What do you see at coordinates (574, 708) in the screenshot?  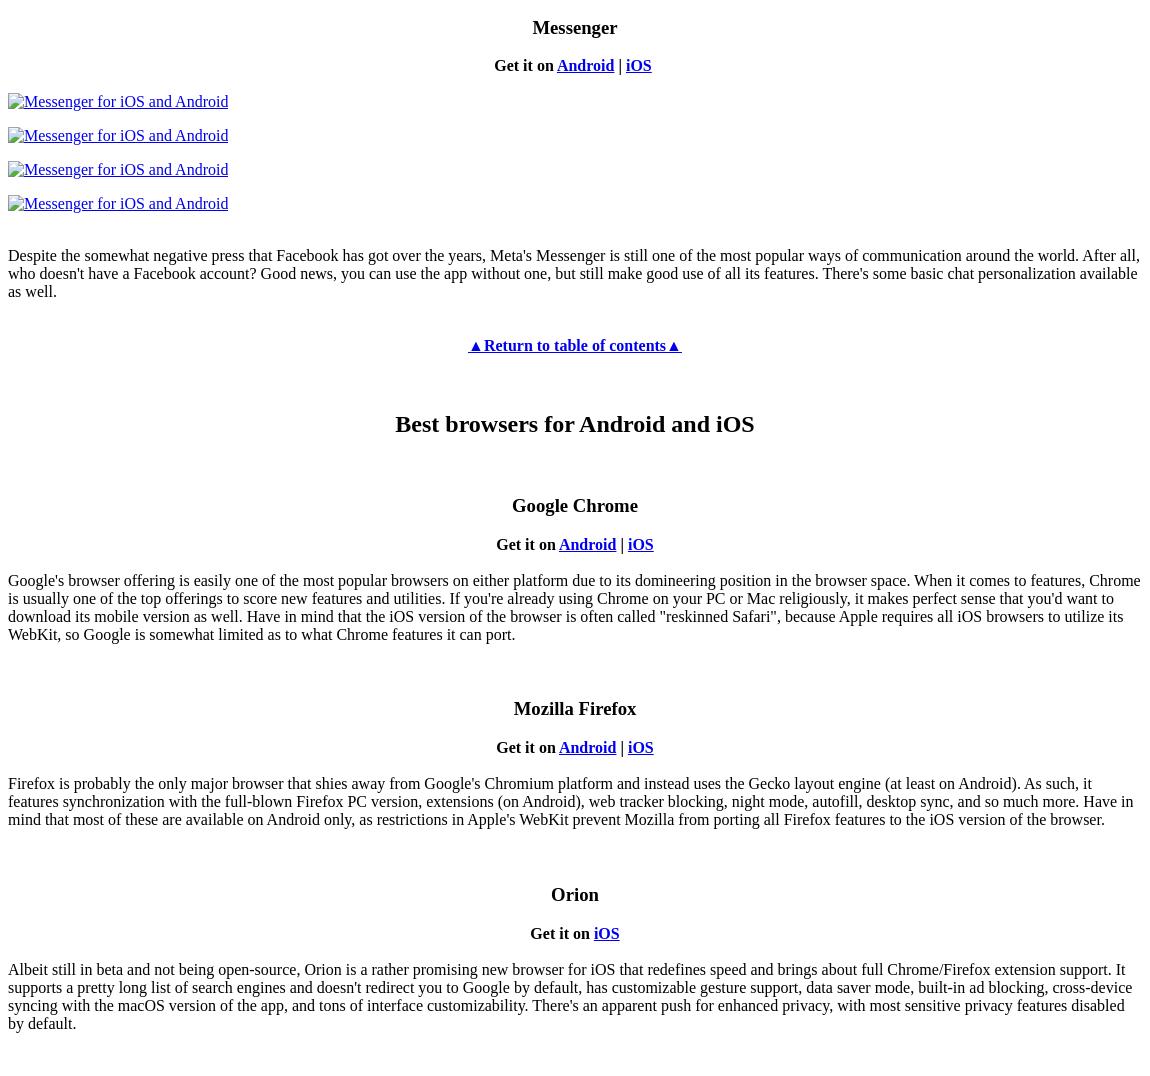 I see `'Mozilla Firefox'` at bounding box center [574, 708].